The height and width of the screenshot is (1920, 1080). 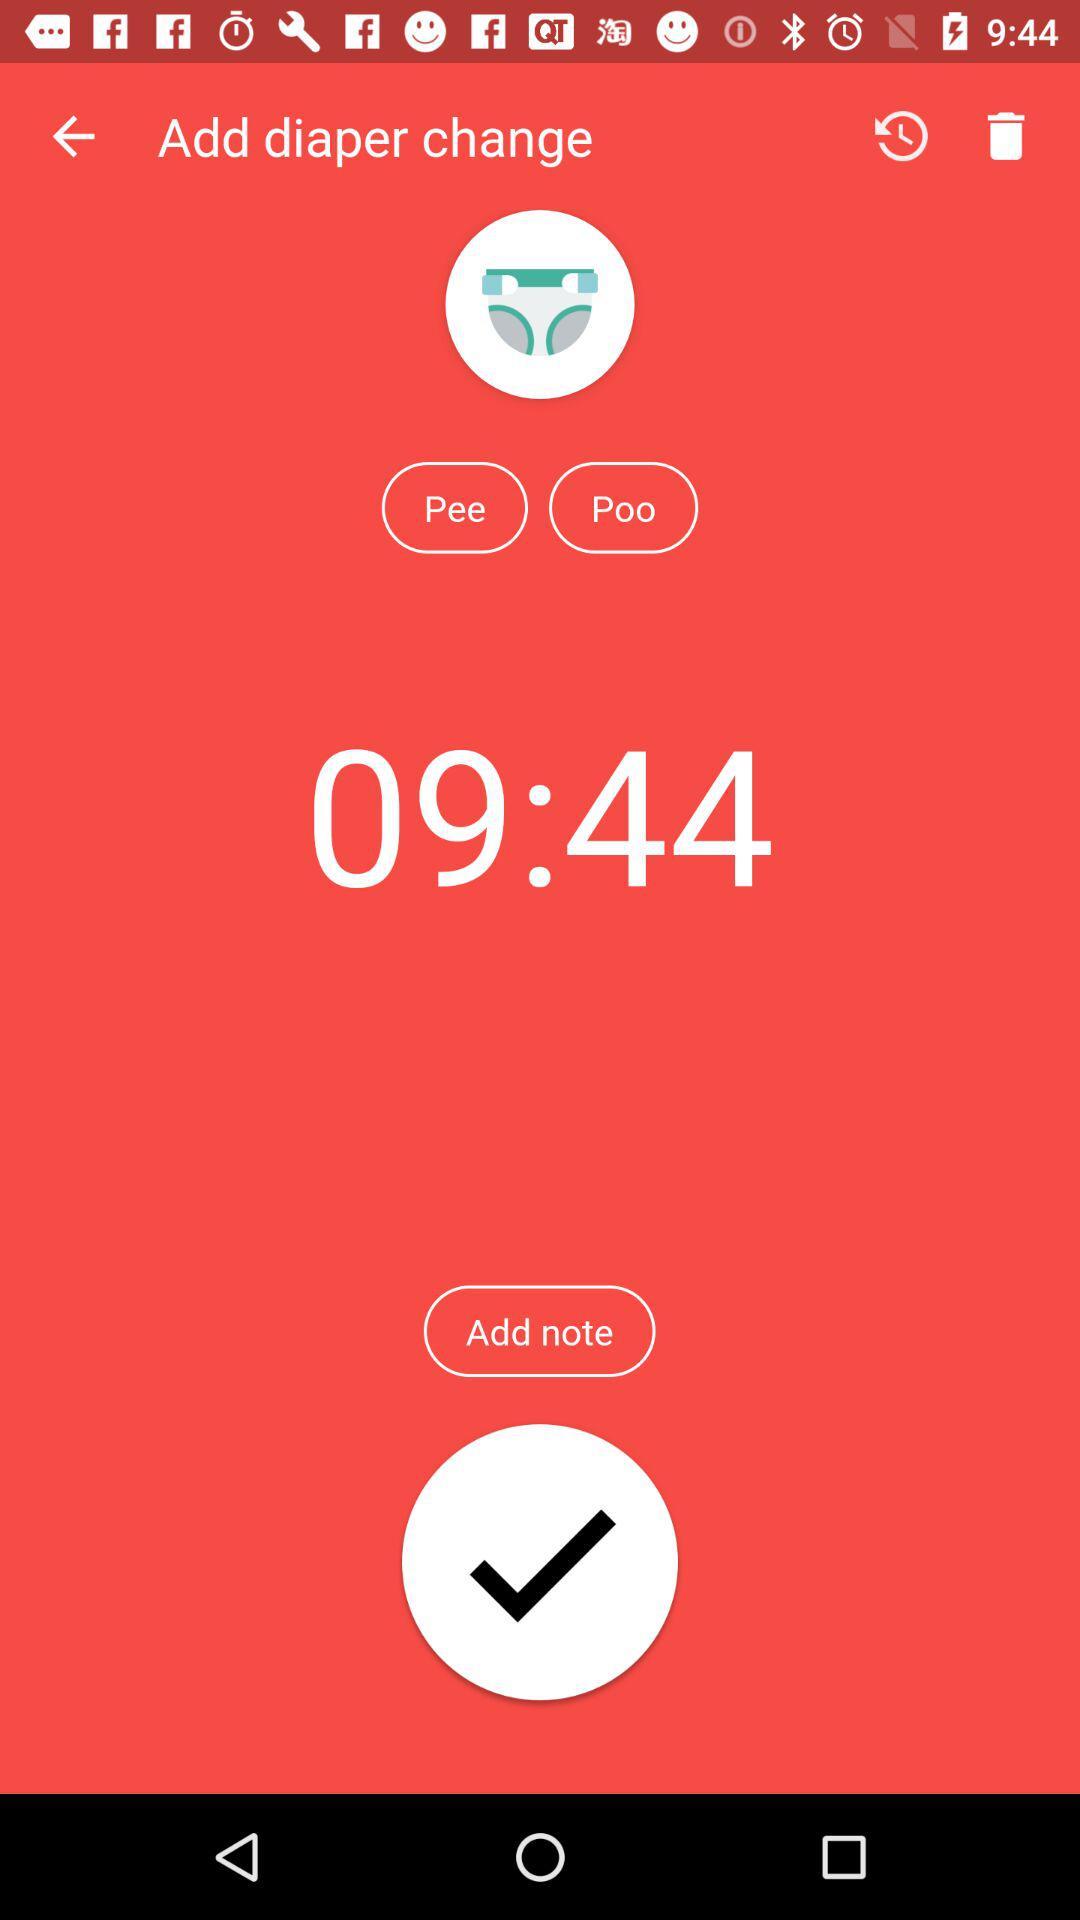 What do you see at coordinates (538, 812) in the screenshot?
I see `item below pee` at bounding box center [538, 812].